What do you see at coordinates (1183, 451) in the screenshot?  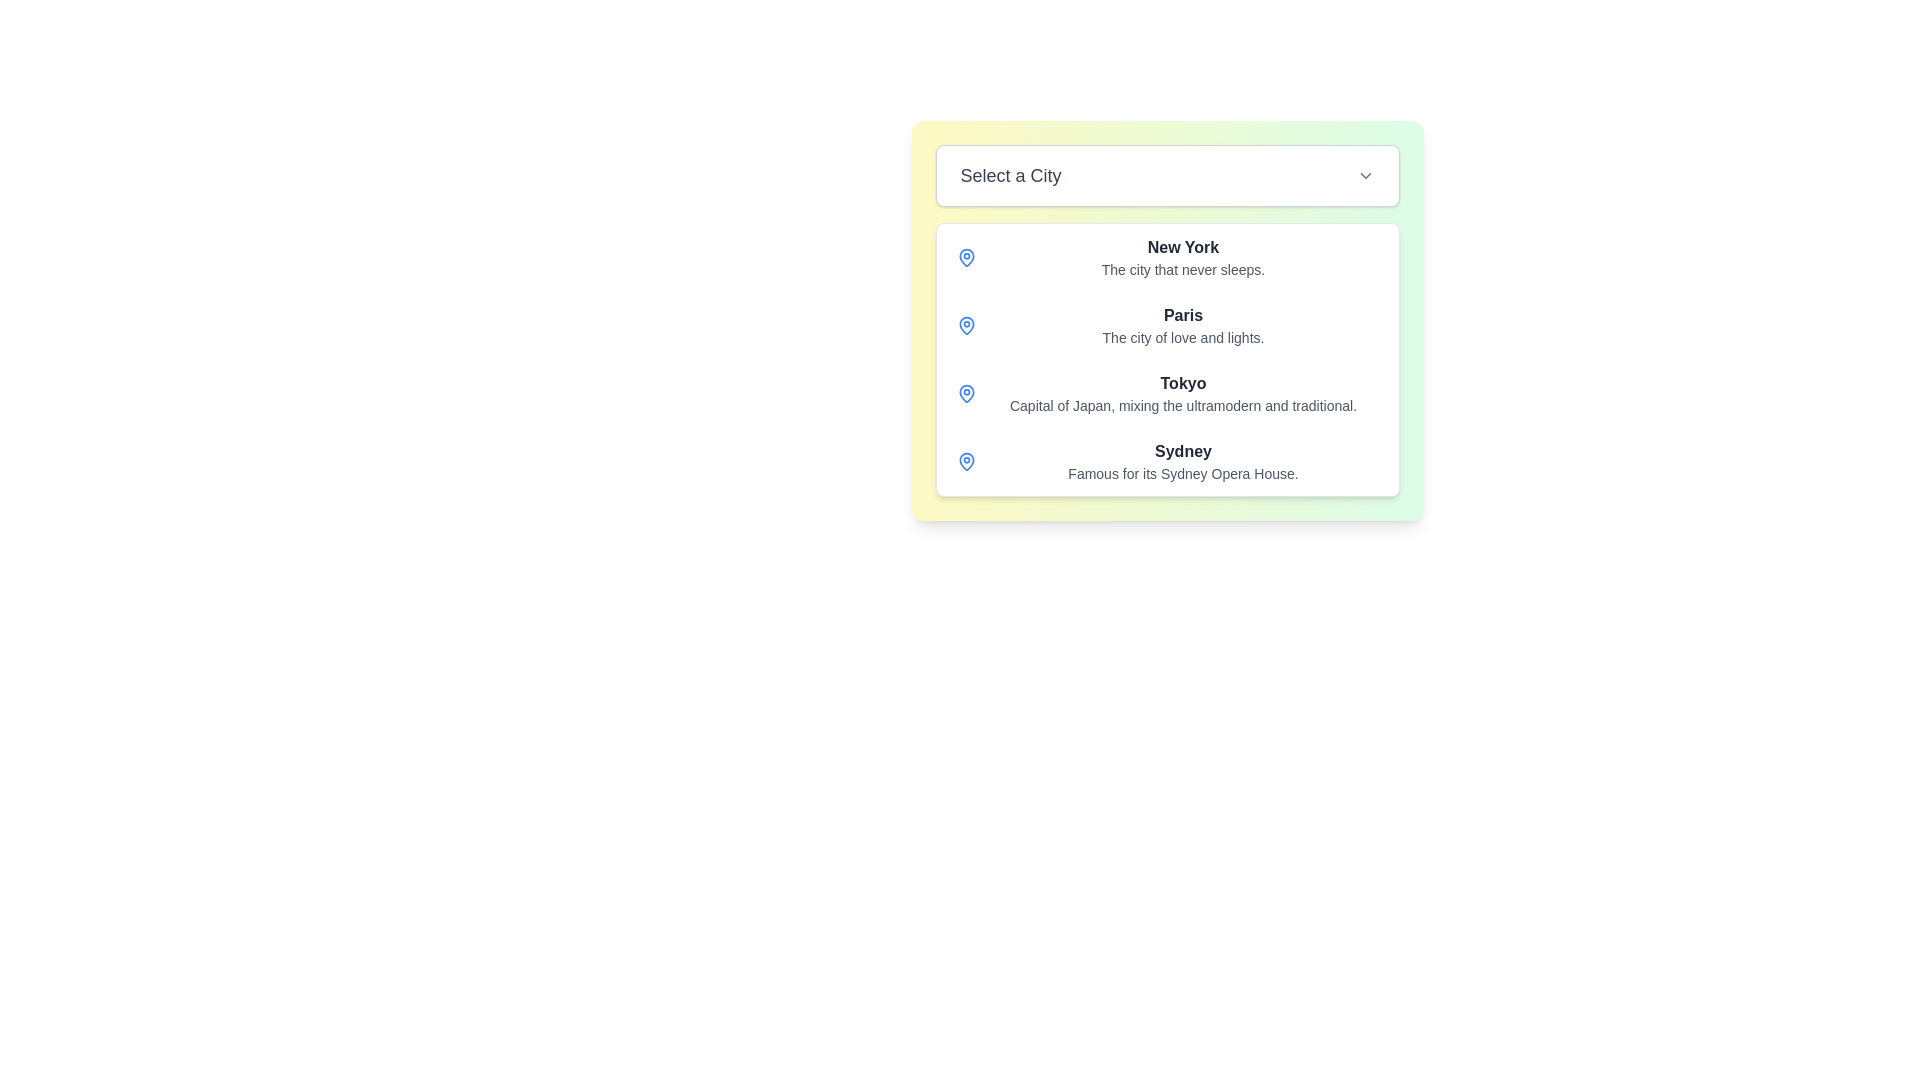 I see `the bold title of the city option located fourth in the list, which is above the description 'Famous for its Sydney Opera House.' and to the right of the city icon` at bounding box center [1183, 451].